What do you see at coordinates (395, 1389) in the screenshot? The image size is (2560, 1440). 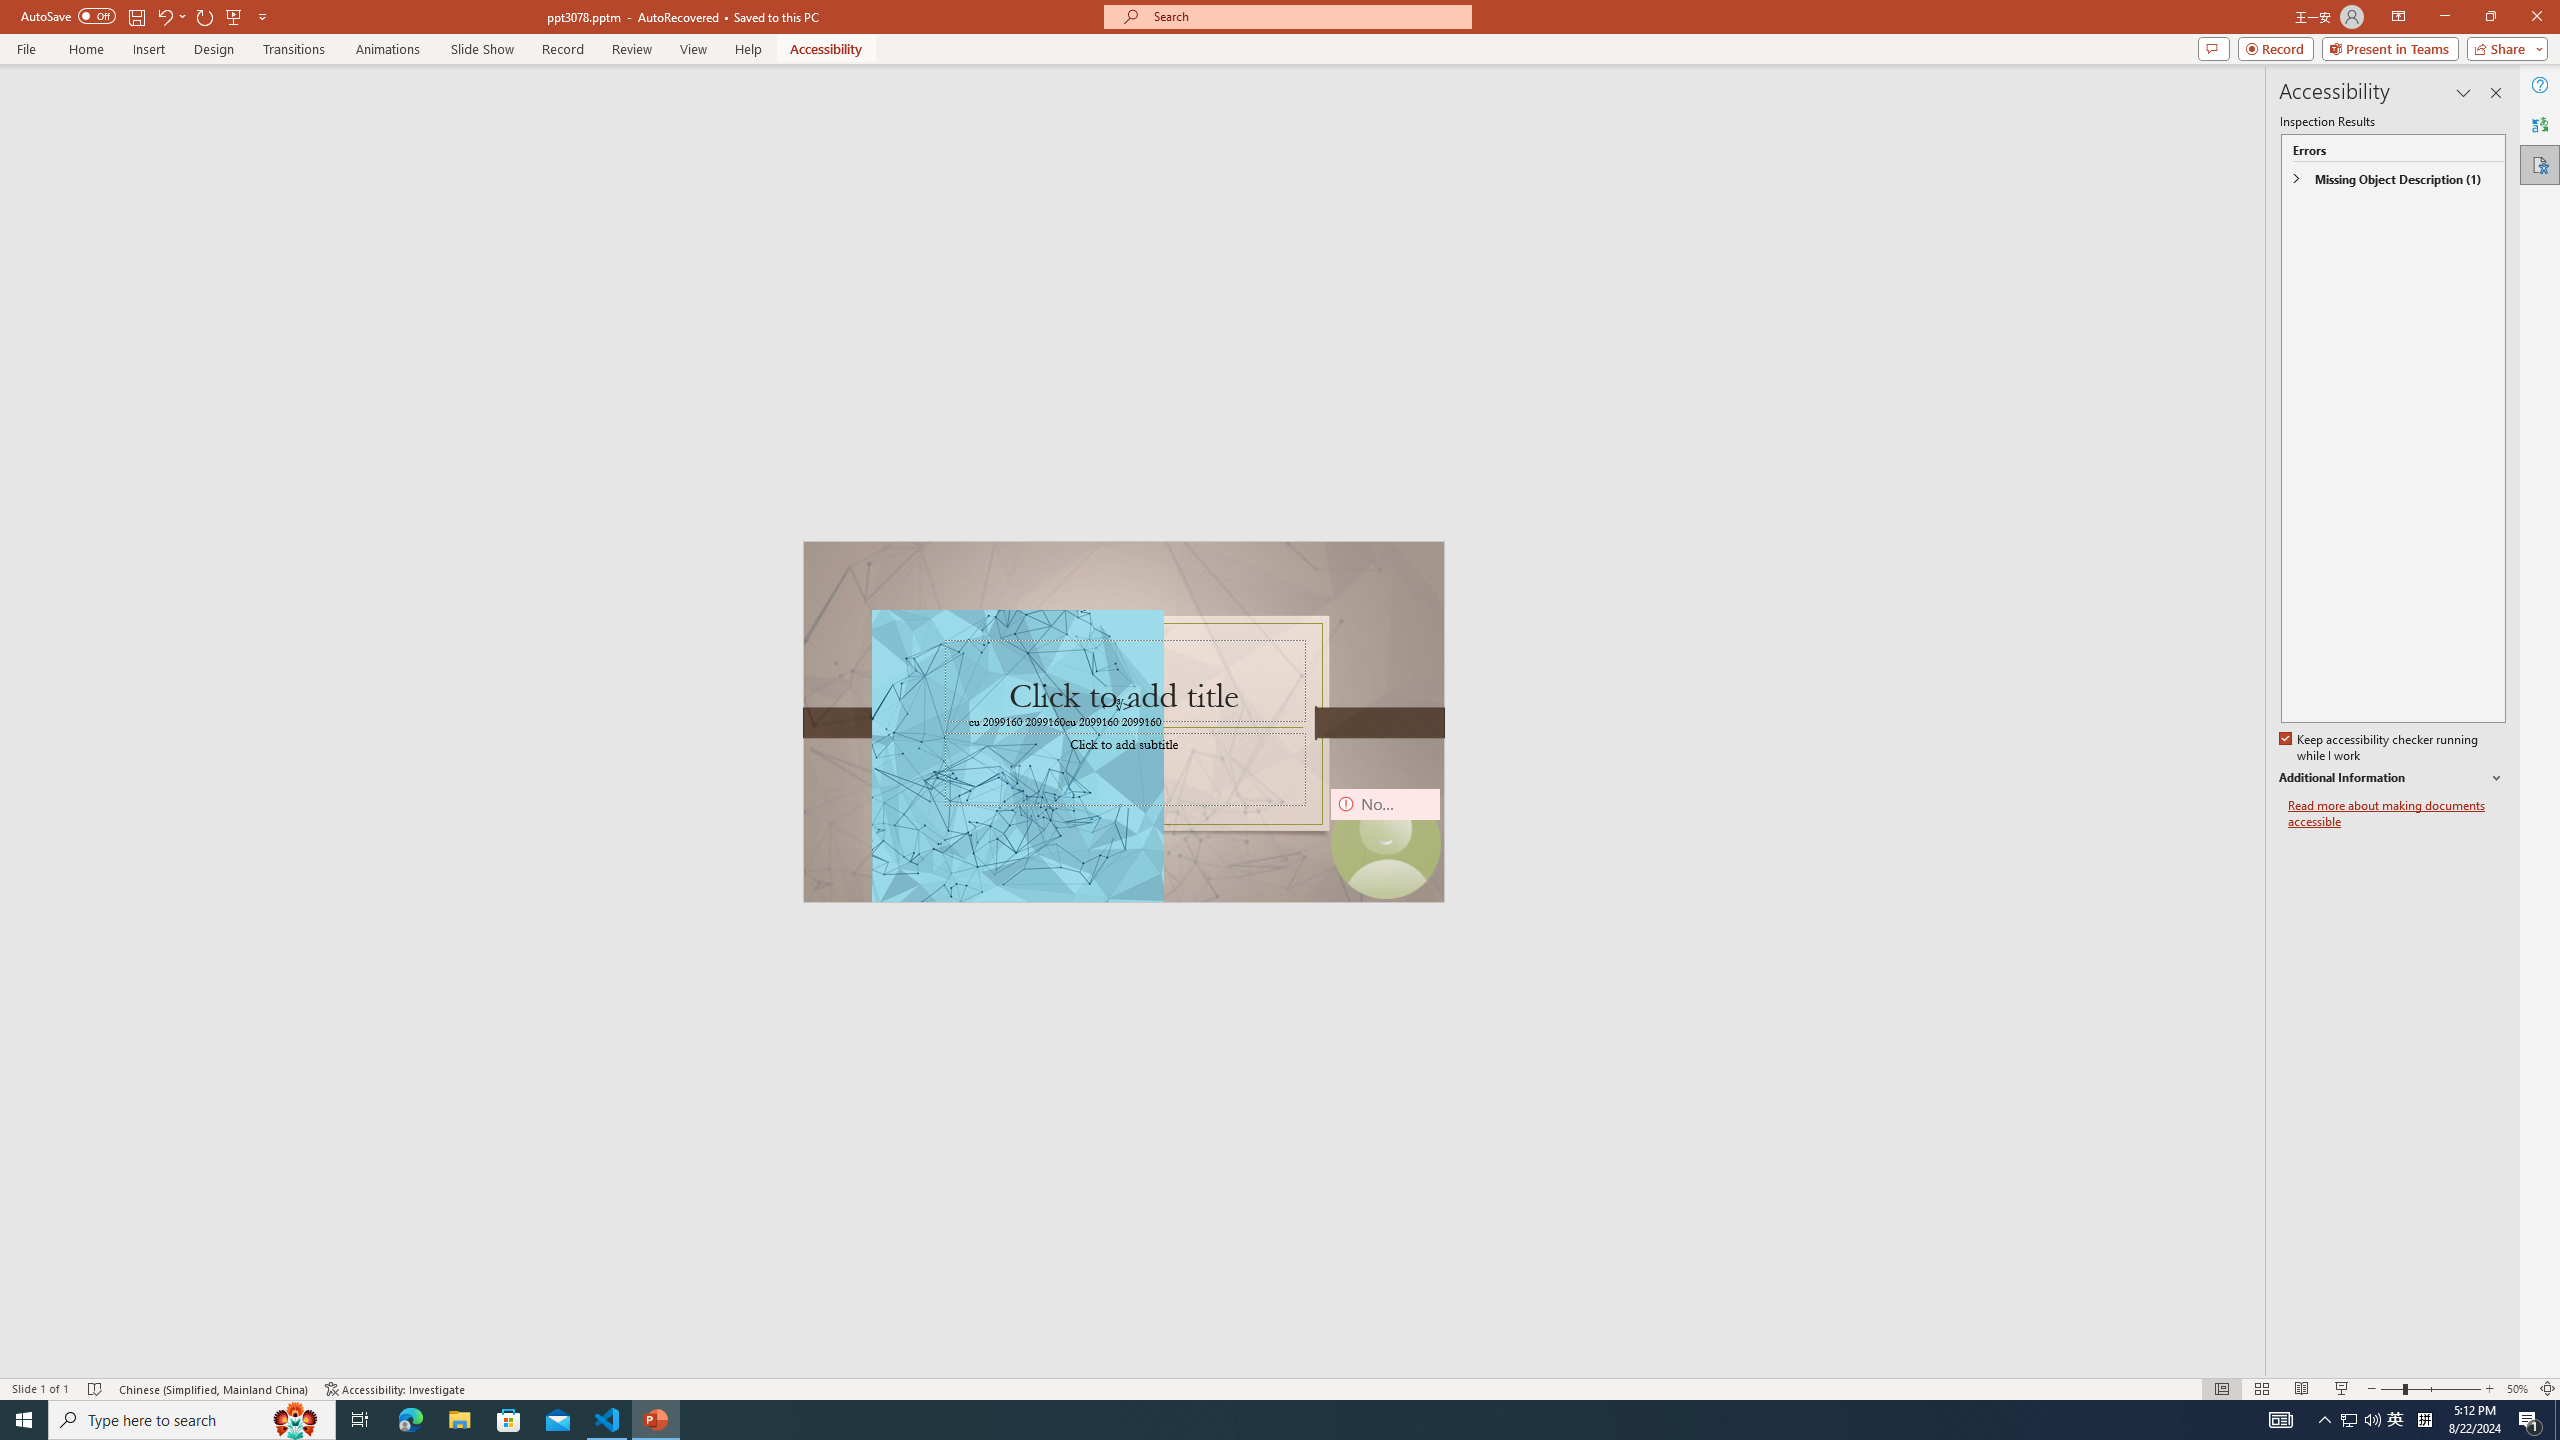 I see `'Accessibility Checker Accessibility: Investigate'` at bounding box center [395, 1389].